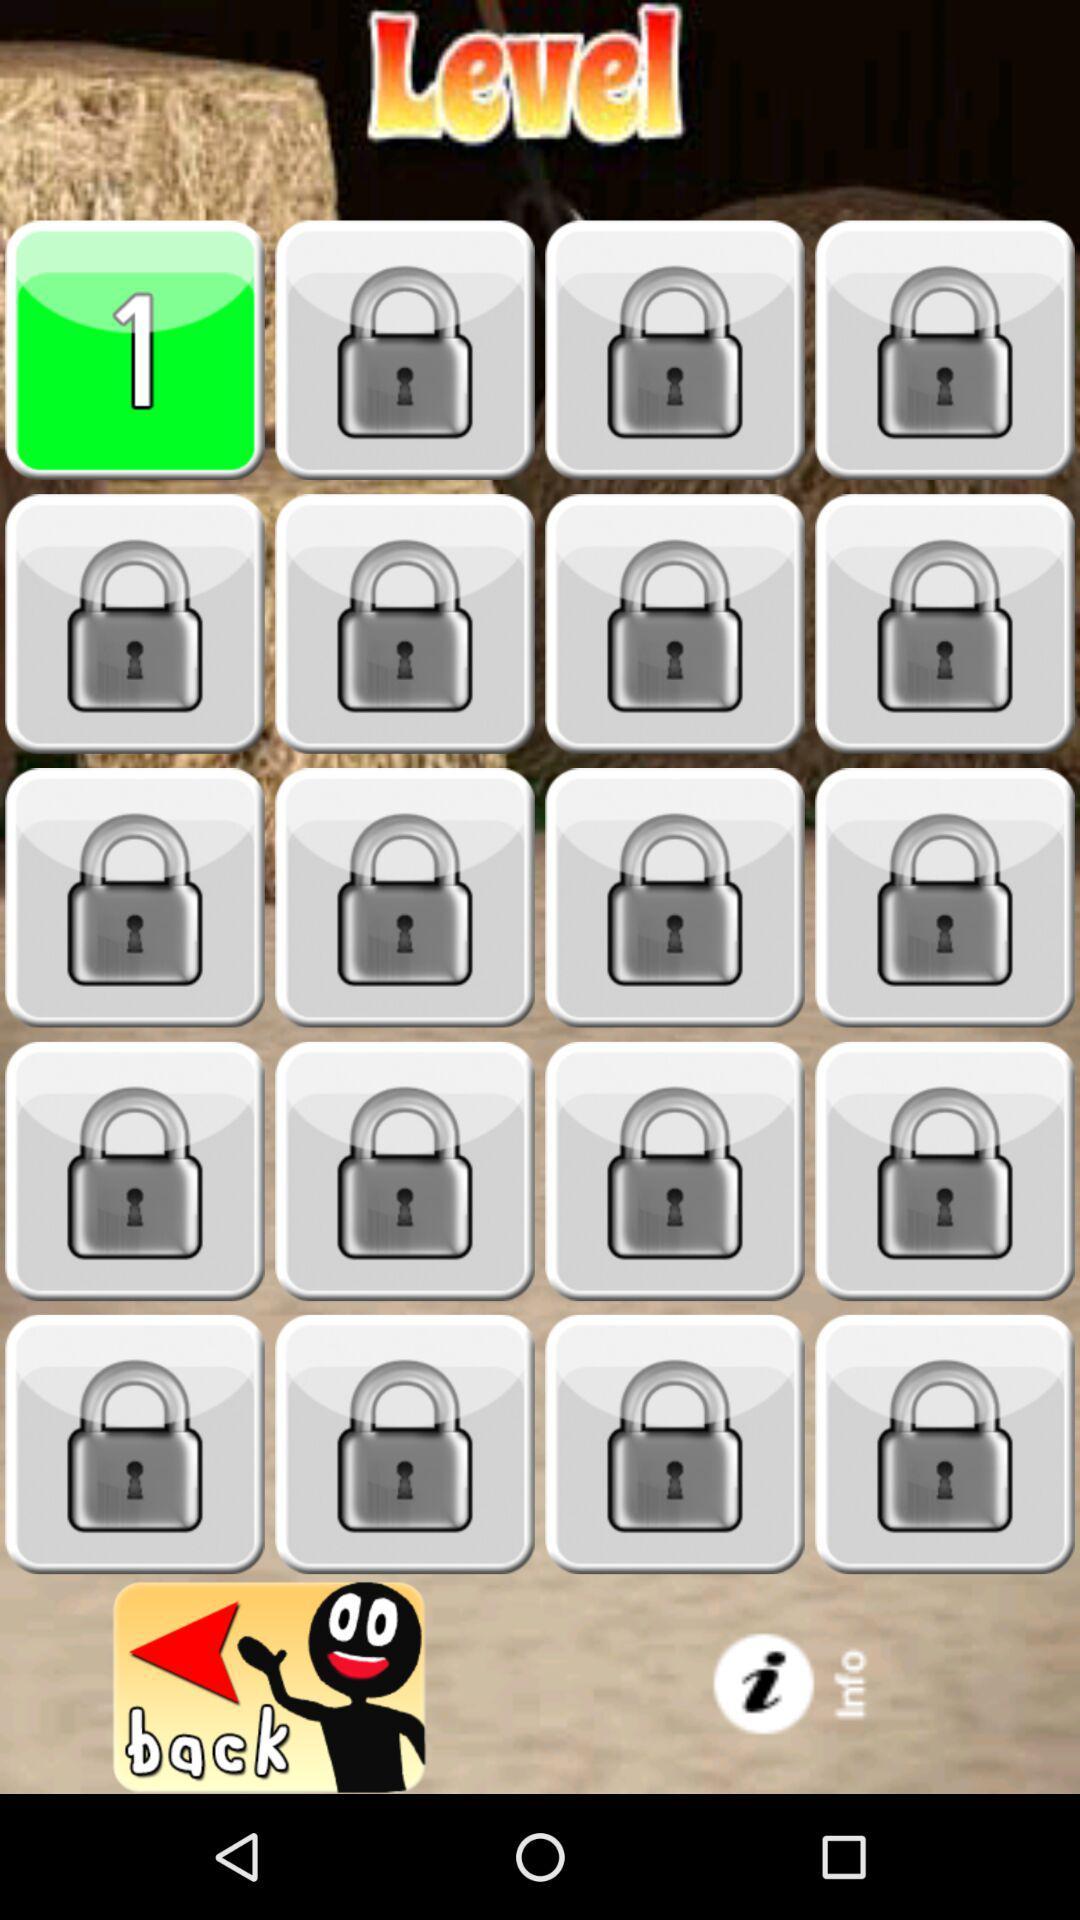  I want to click on next level, so click(405, 897).